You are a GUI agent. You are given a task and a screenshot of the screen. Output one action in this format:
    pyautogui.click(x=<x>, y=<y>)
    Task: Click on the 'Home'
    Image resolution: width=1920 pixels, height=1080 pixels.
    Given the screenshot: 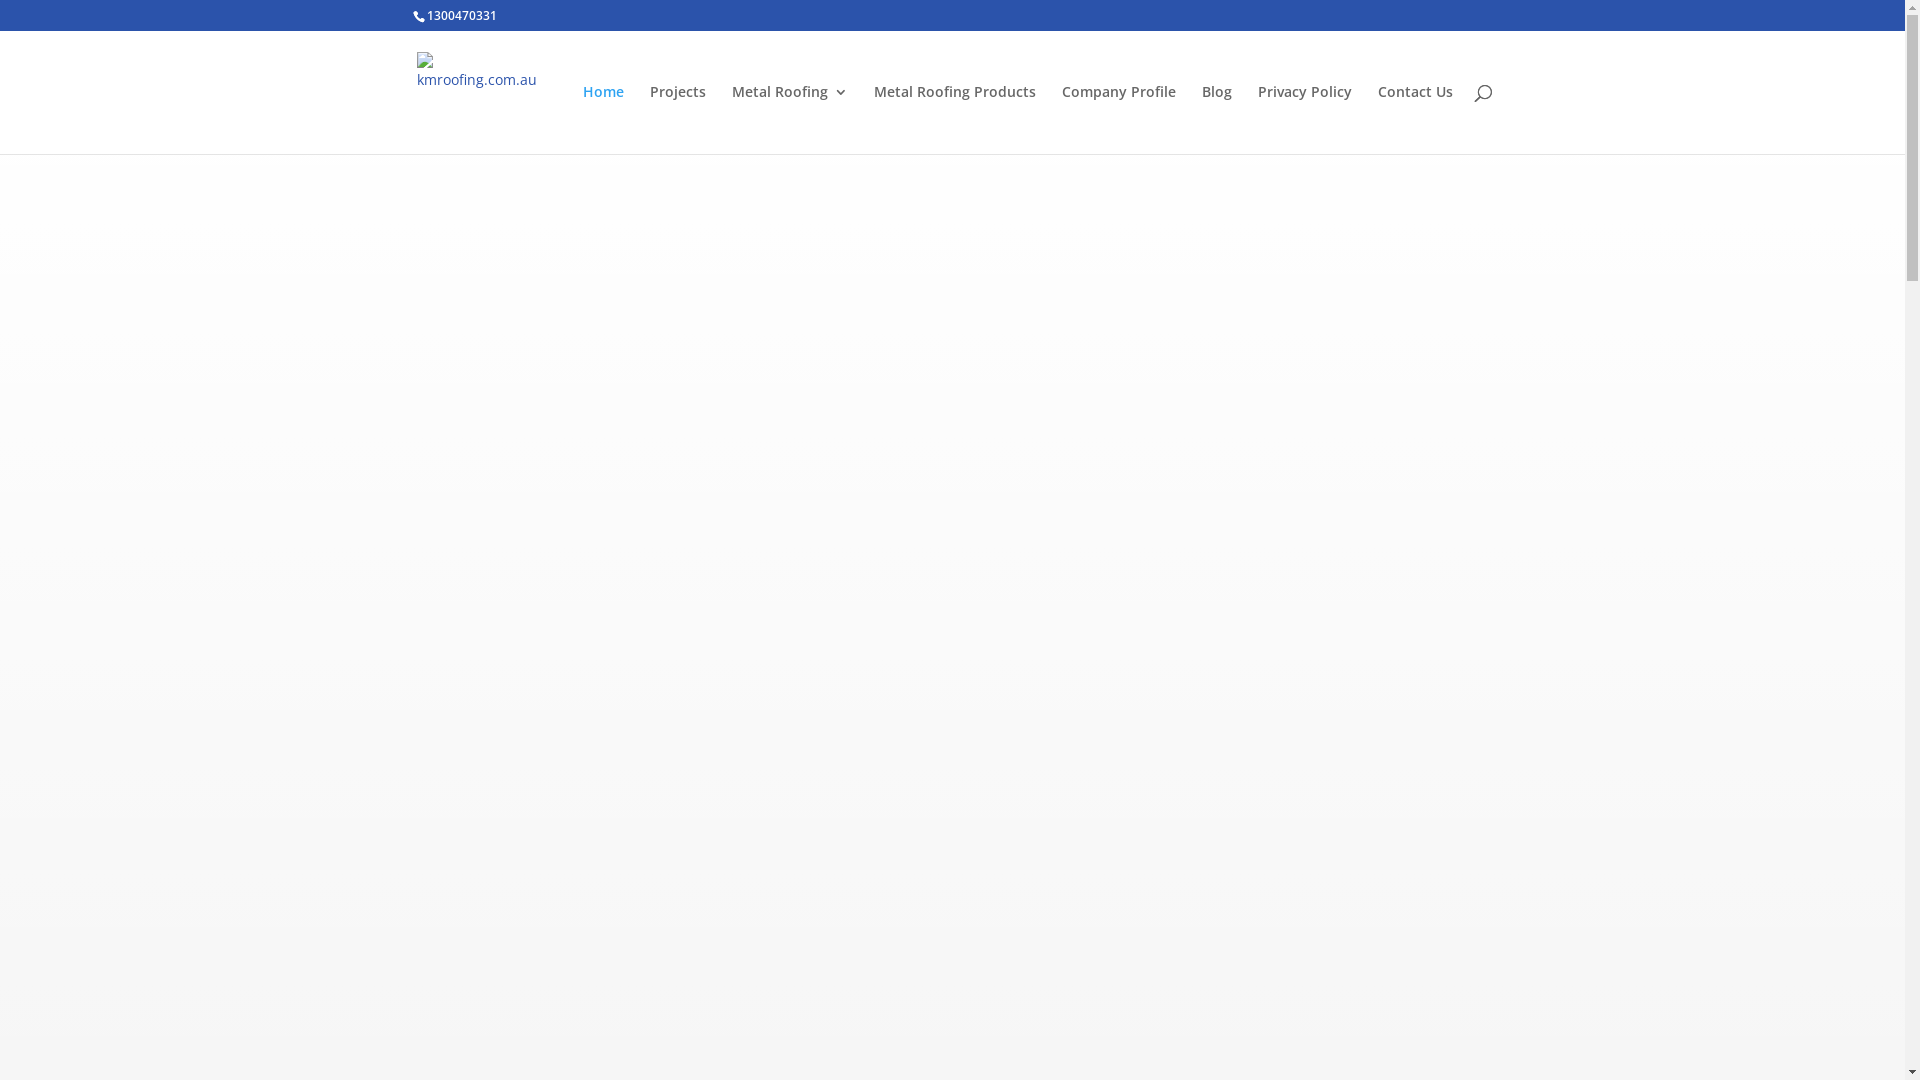 What is the action you would take?
    pyautogui.click(x=601, y=119)
    